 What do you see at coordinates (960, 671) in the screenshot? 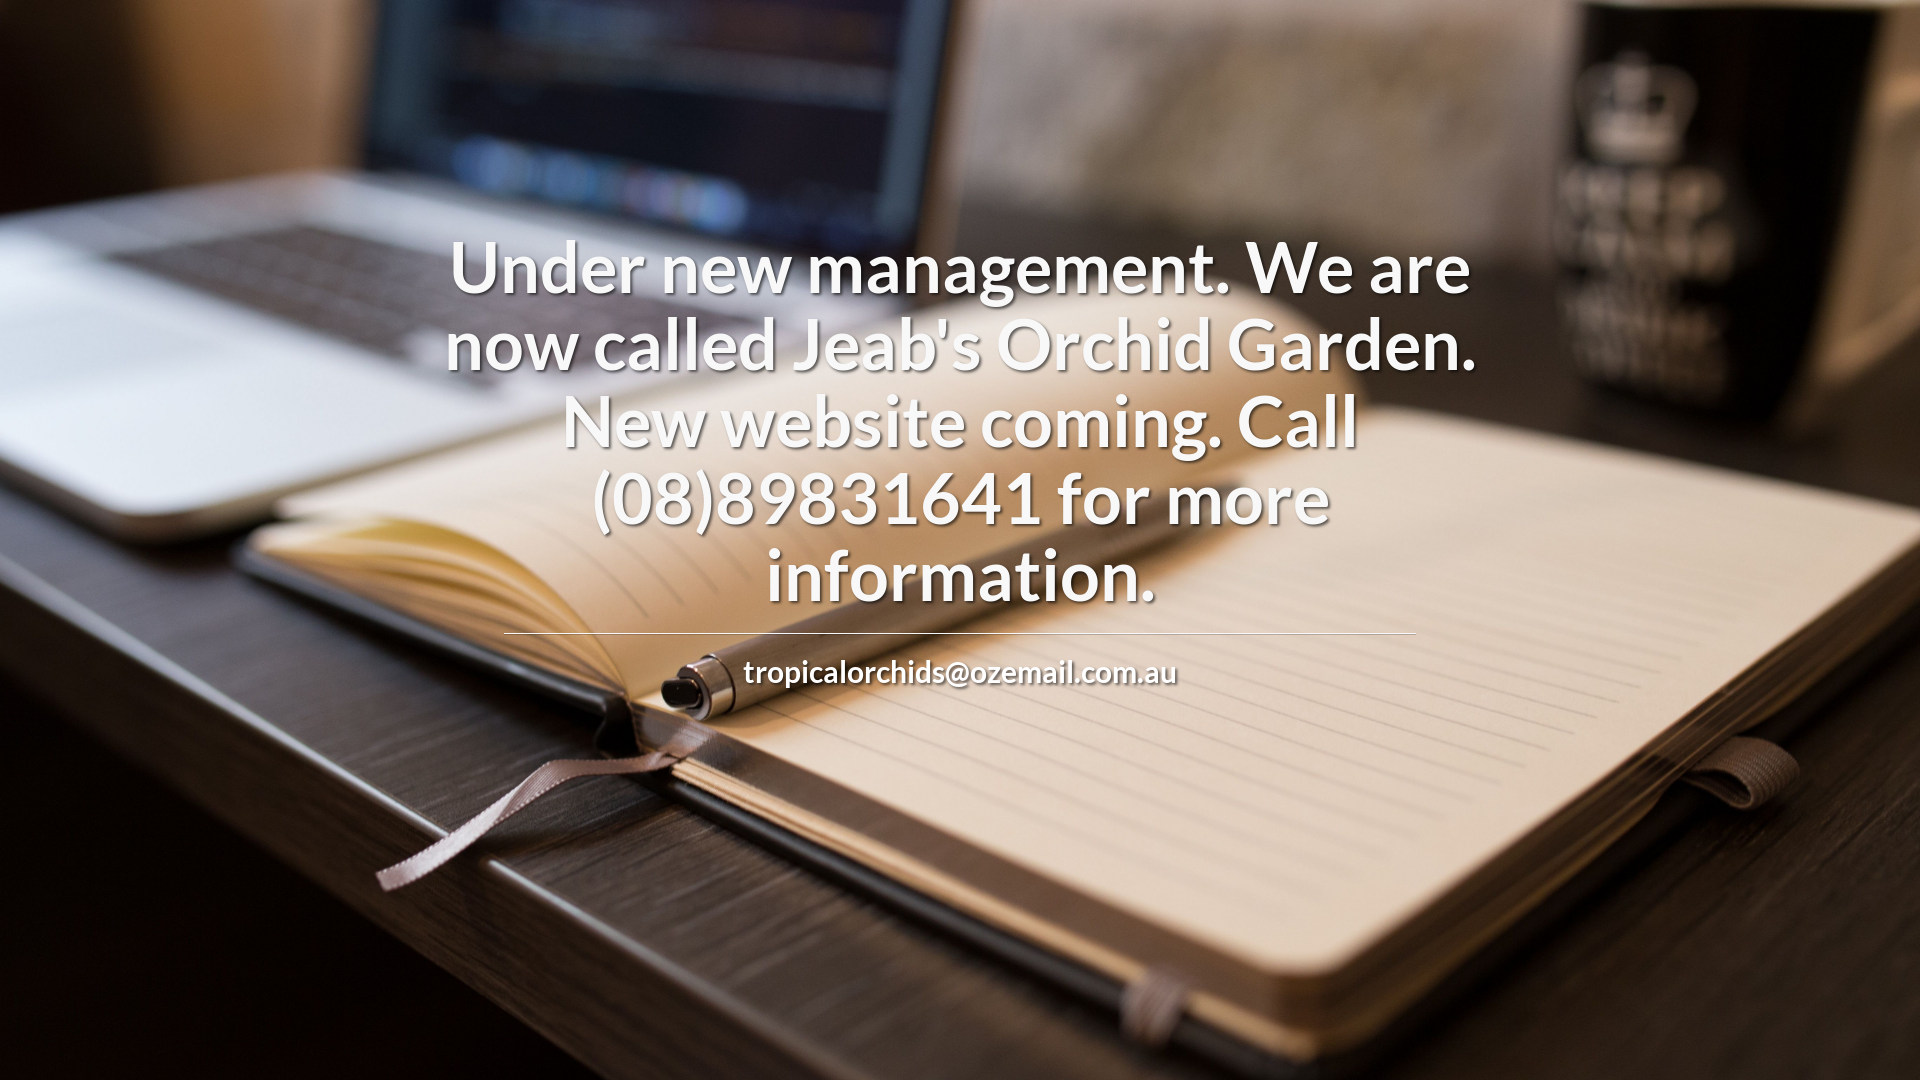
I see `'tropicalorchids@ozemail.com.au'` at bounding box center [960, 671].